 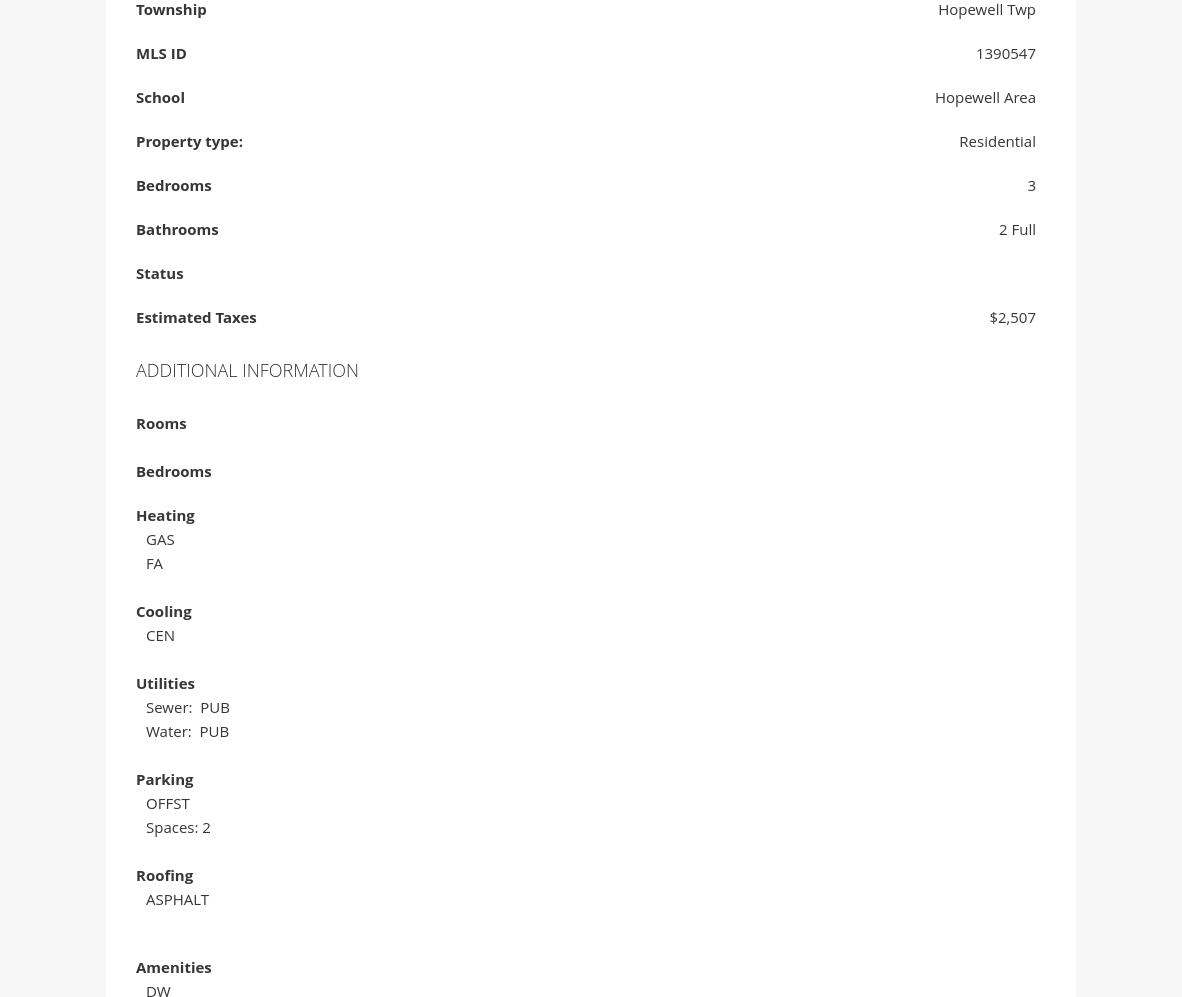 What do you see at coordinates (996, 142) in the screenshot?
I see `'Residential'` at bounding box center [996, 142].